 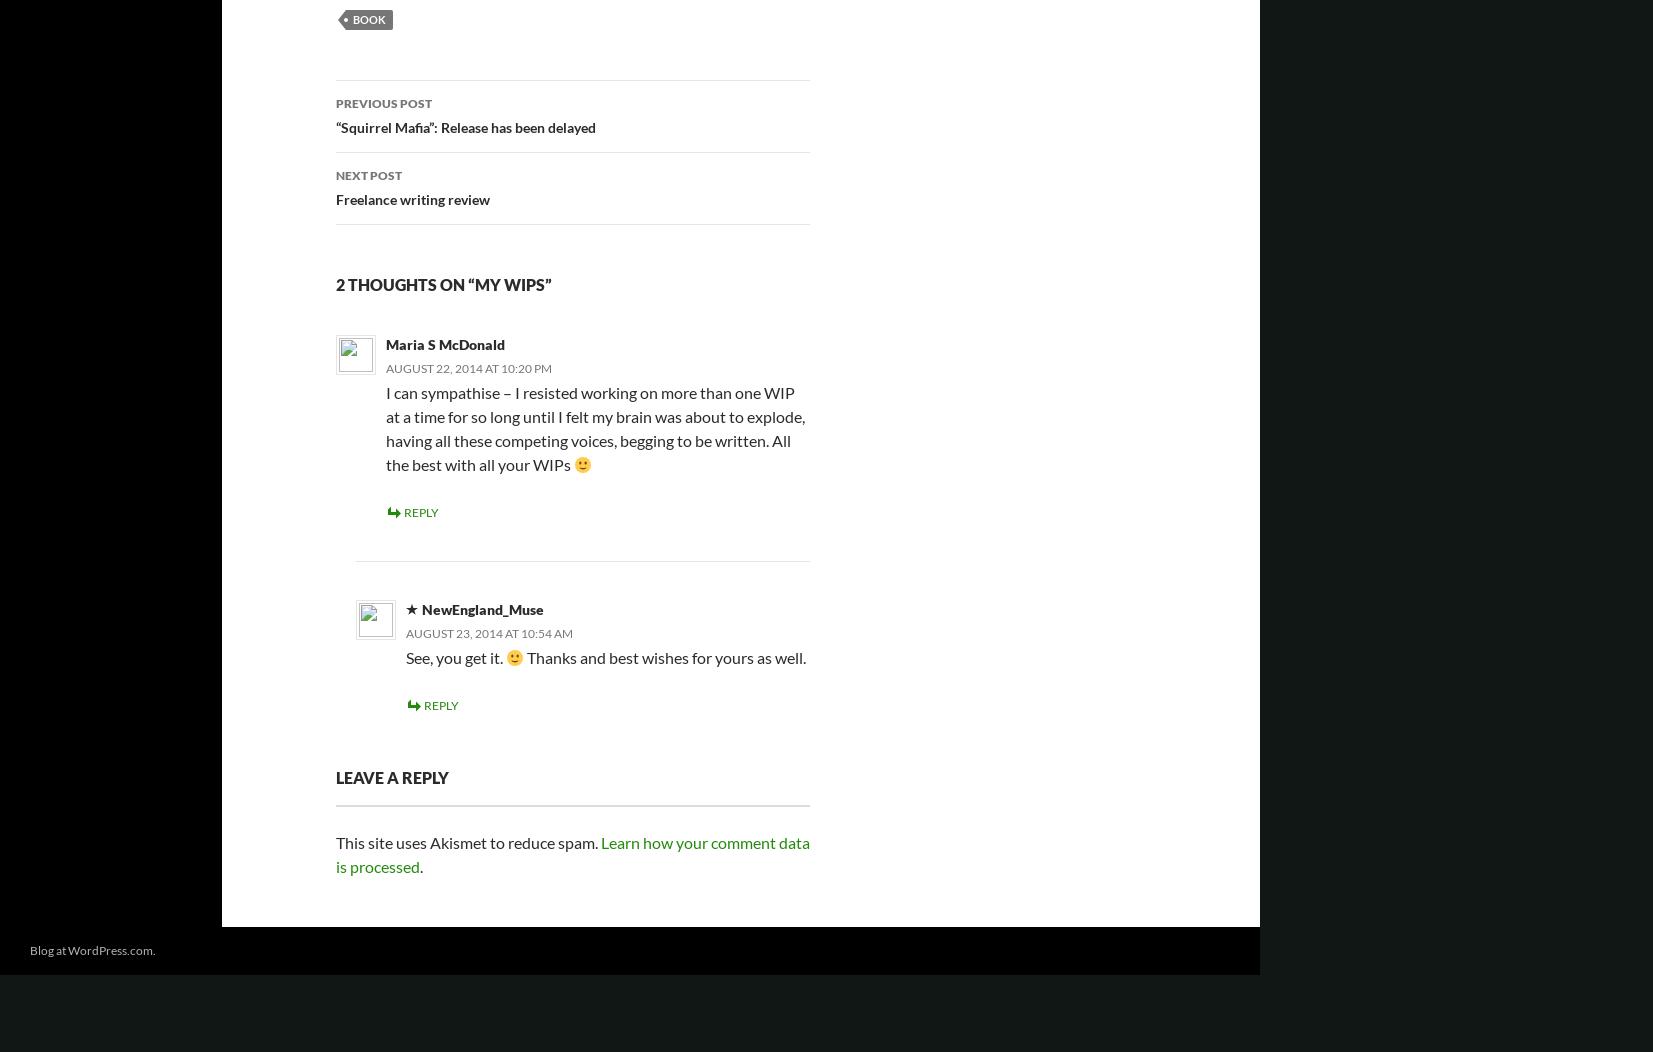 What do you see at coordinates (335, 852) in the screenshot?
I see `'Learn how your comment data is processed'` at bounding box center [335, 852].